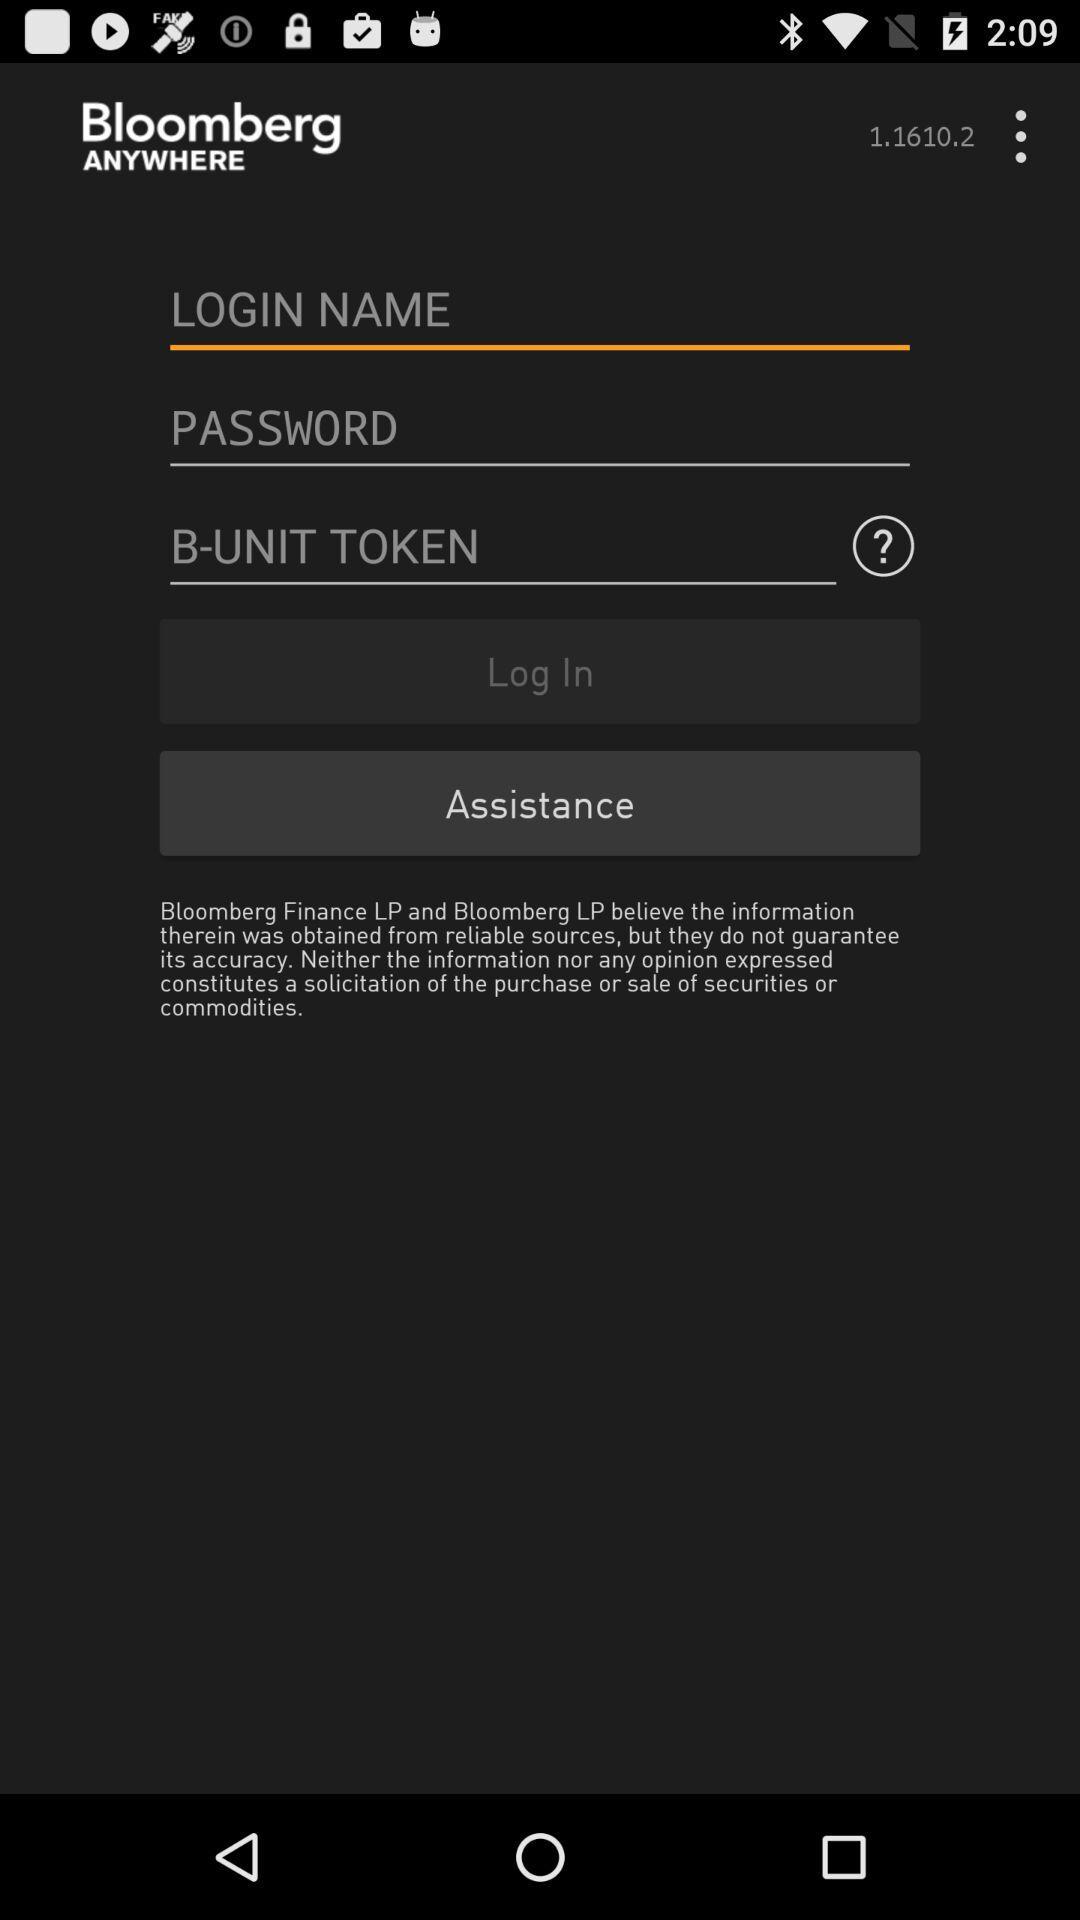  Describe the element at coordinates (540, 426) in the screenshot. I see `password` at that location.